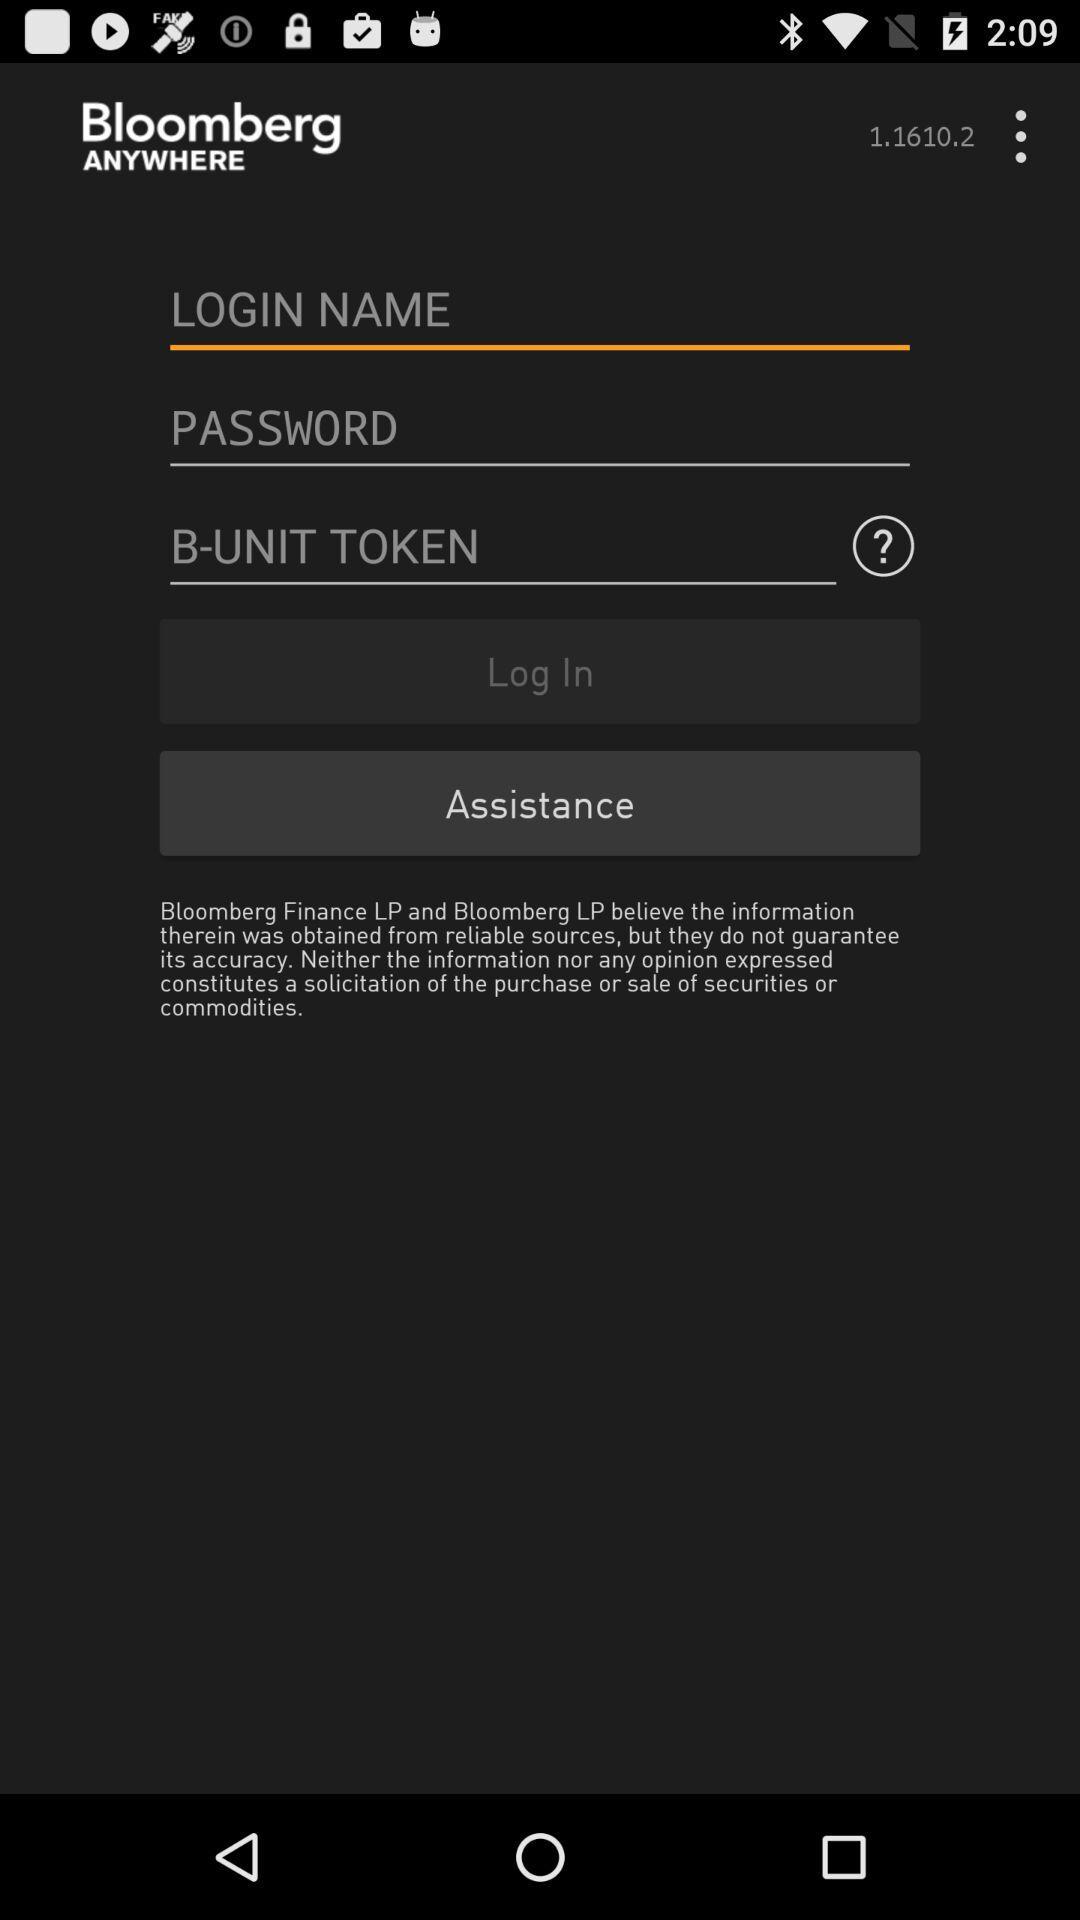  Describe the element at coordinates (540, 426) in the screenshot. I see `password` at that location.